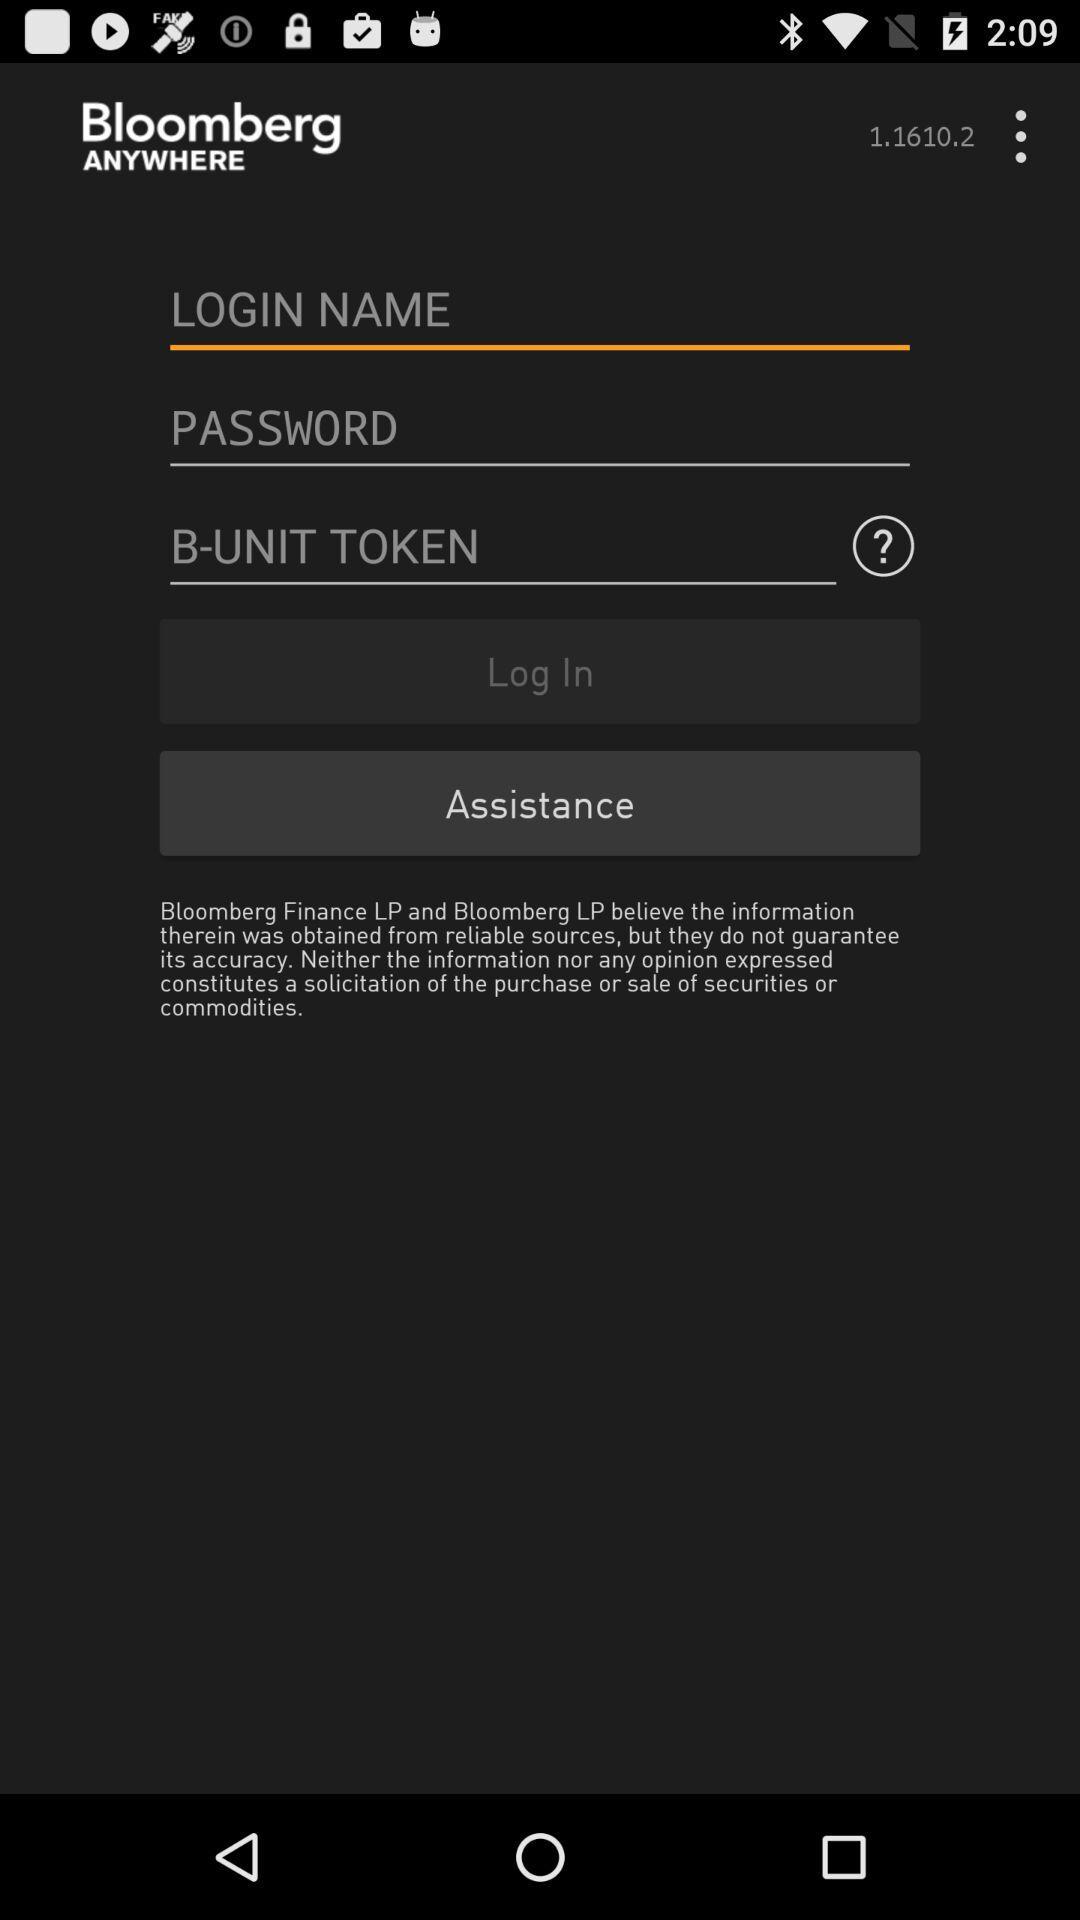  Describe the element at coordinates (540, 426) in the screenshot. I see `password` at that location.